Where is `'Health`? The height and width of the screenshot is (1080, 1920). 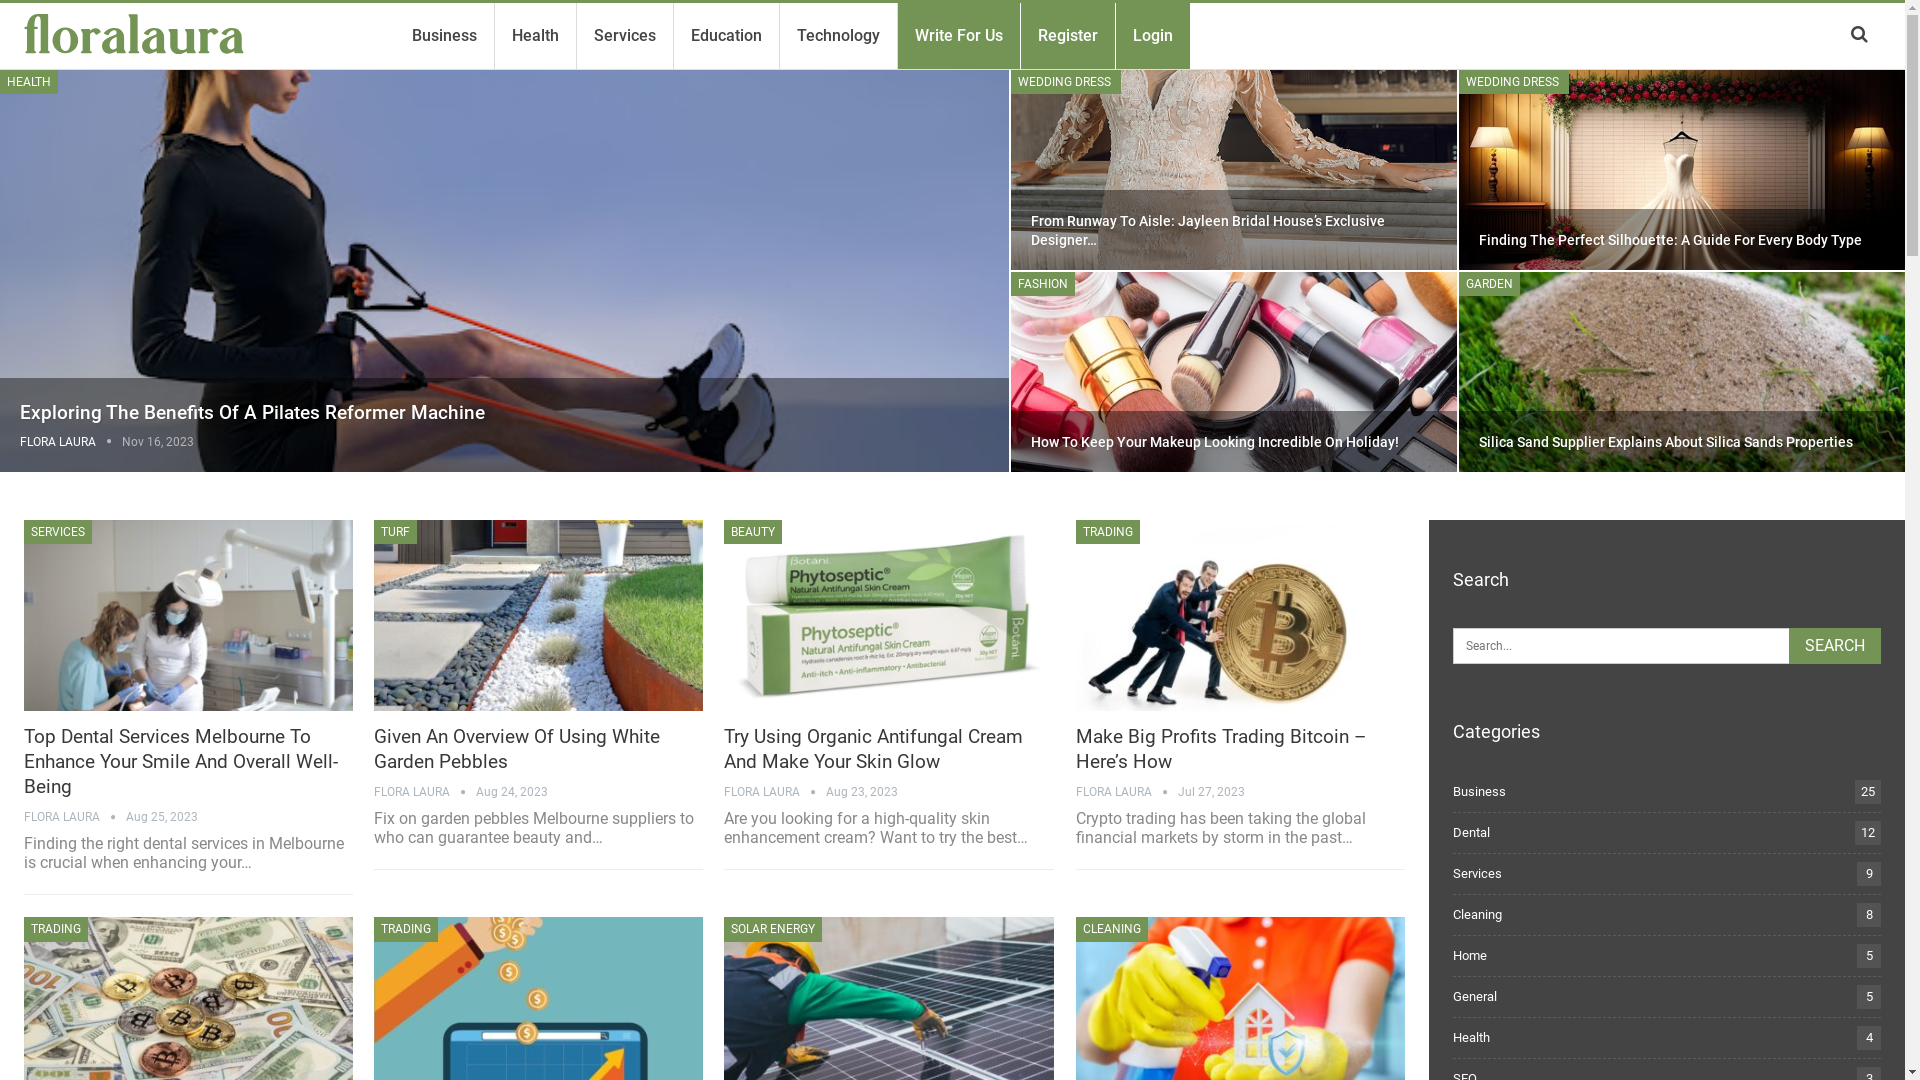
'Health is located at coordinates (1471, 1036).